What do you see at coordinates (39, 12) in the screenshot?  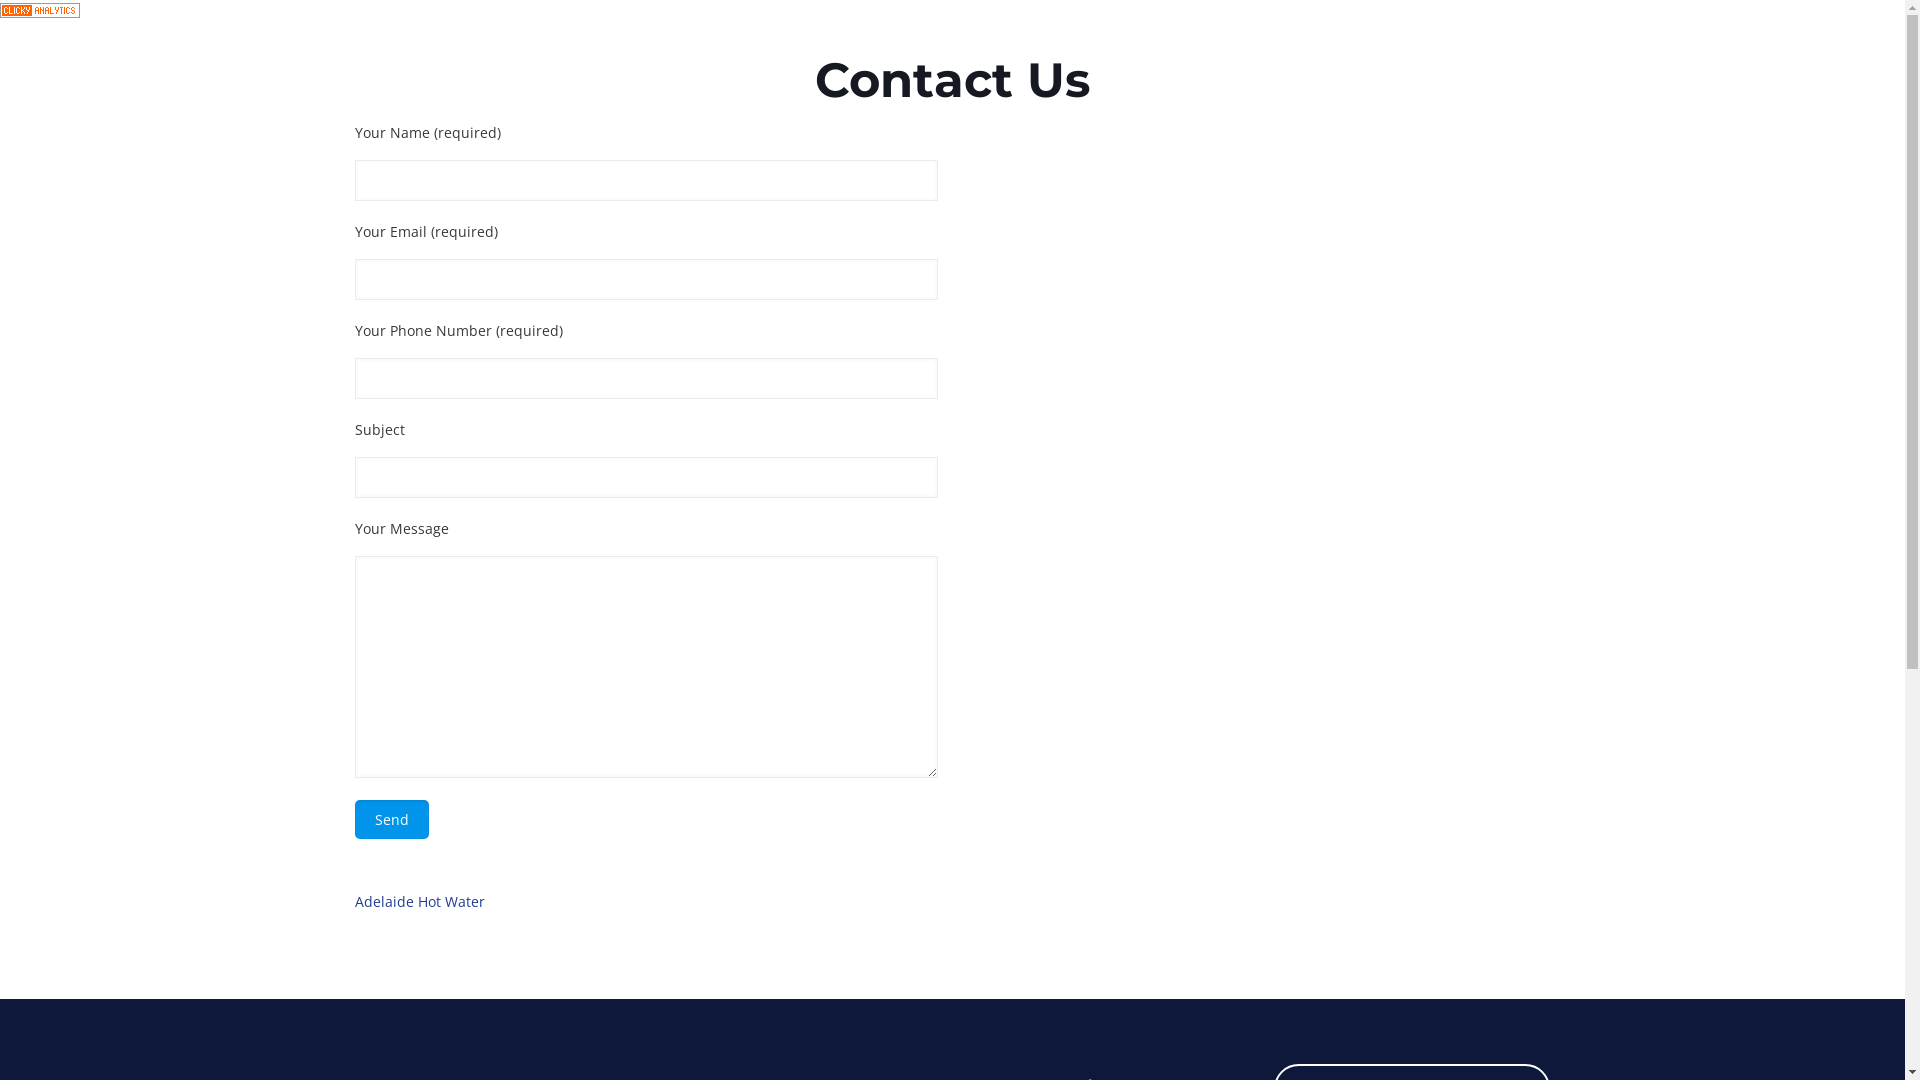 I see `'Google Analytics Alternative'` at bounding box center [39, 12].